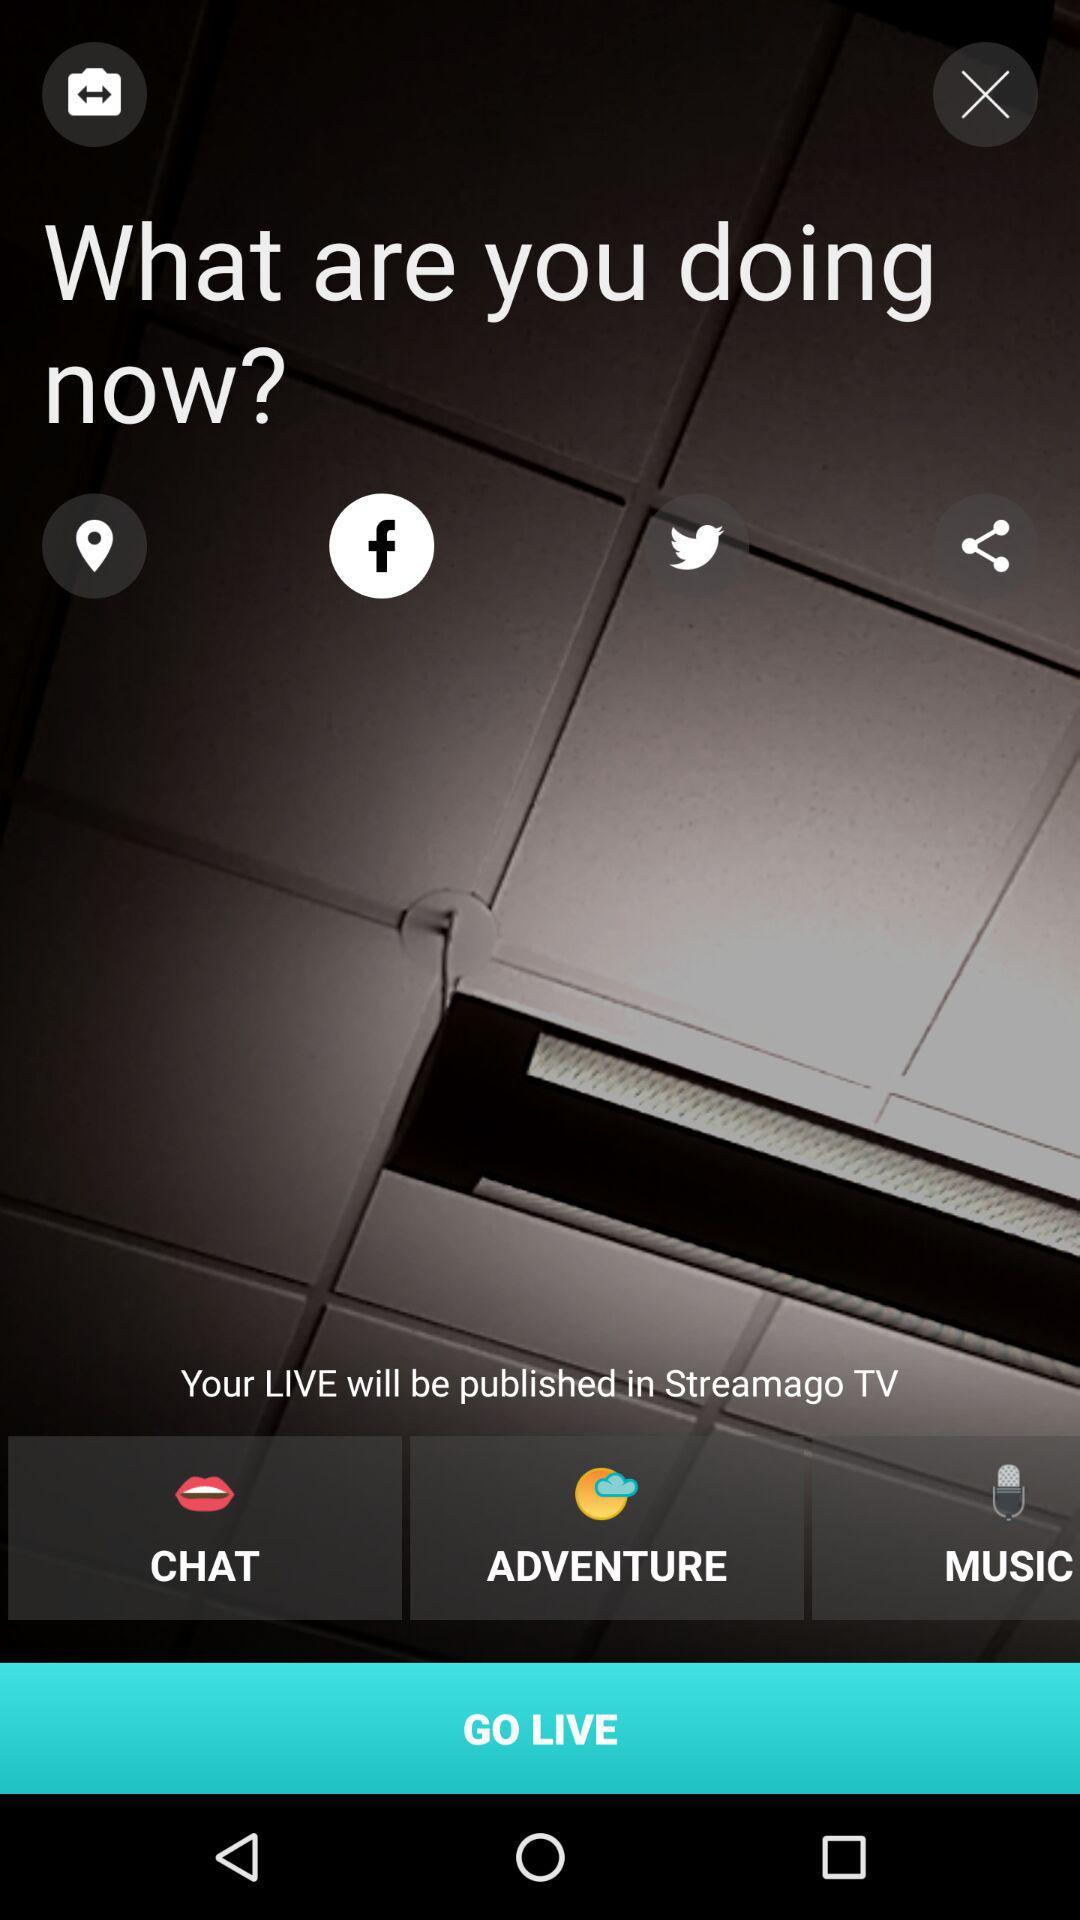 The image size is (1080, 1920). I want to click on connect, so click(94, 93).